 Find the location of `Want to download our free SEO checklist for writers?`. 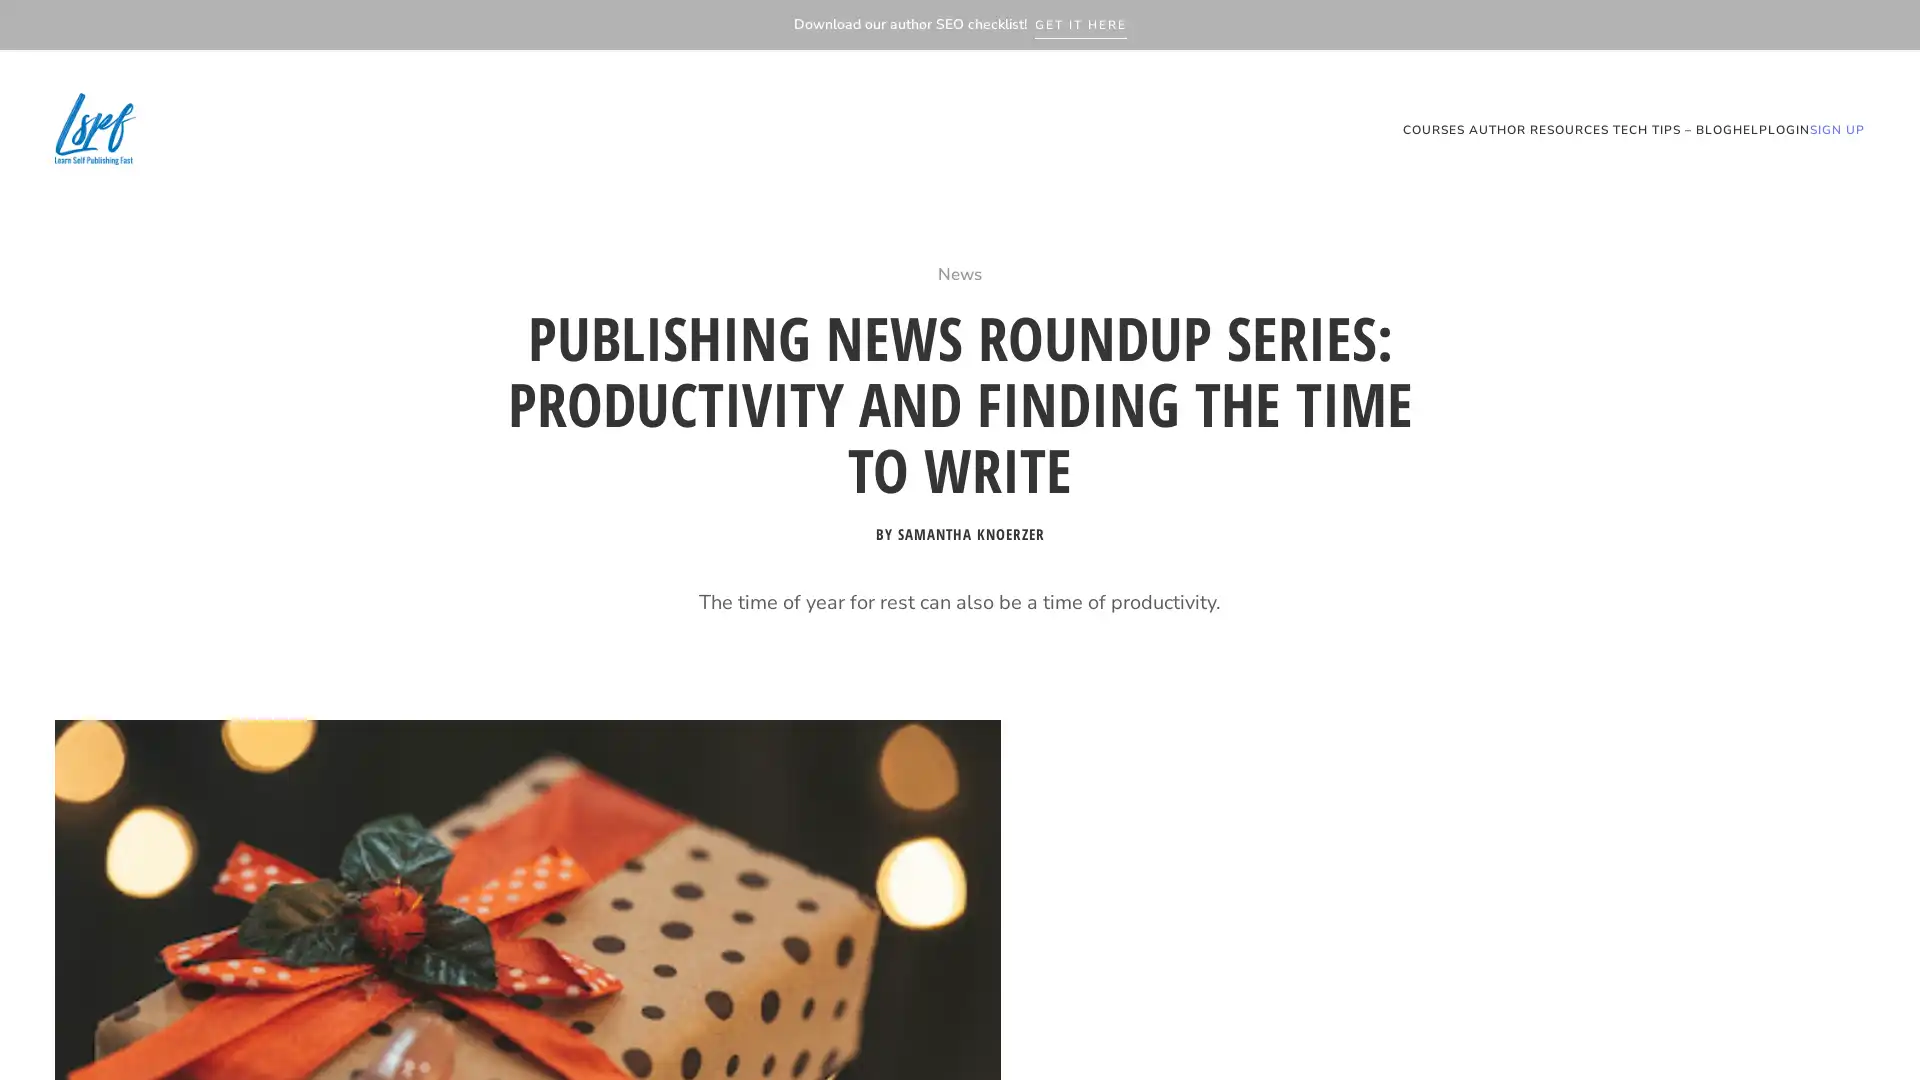

Want to download our free SEO checklist for writers? is located at coordinates (1013, 500).